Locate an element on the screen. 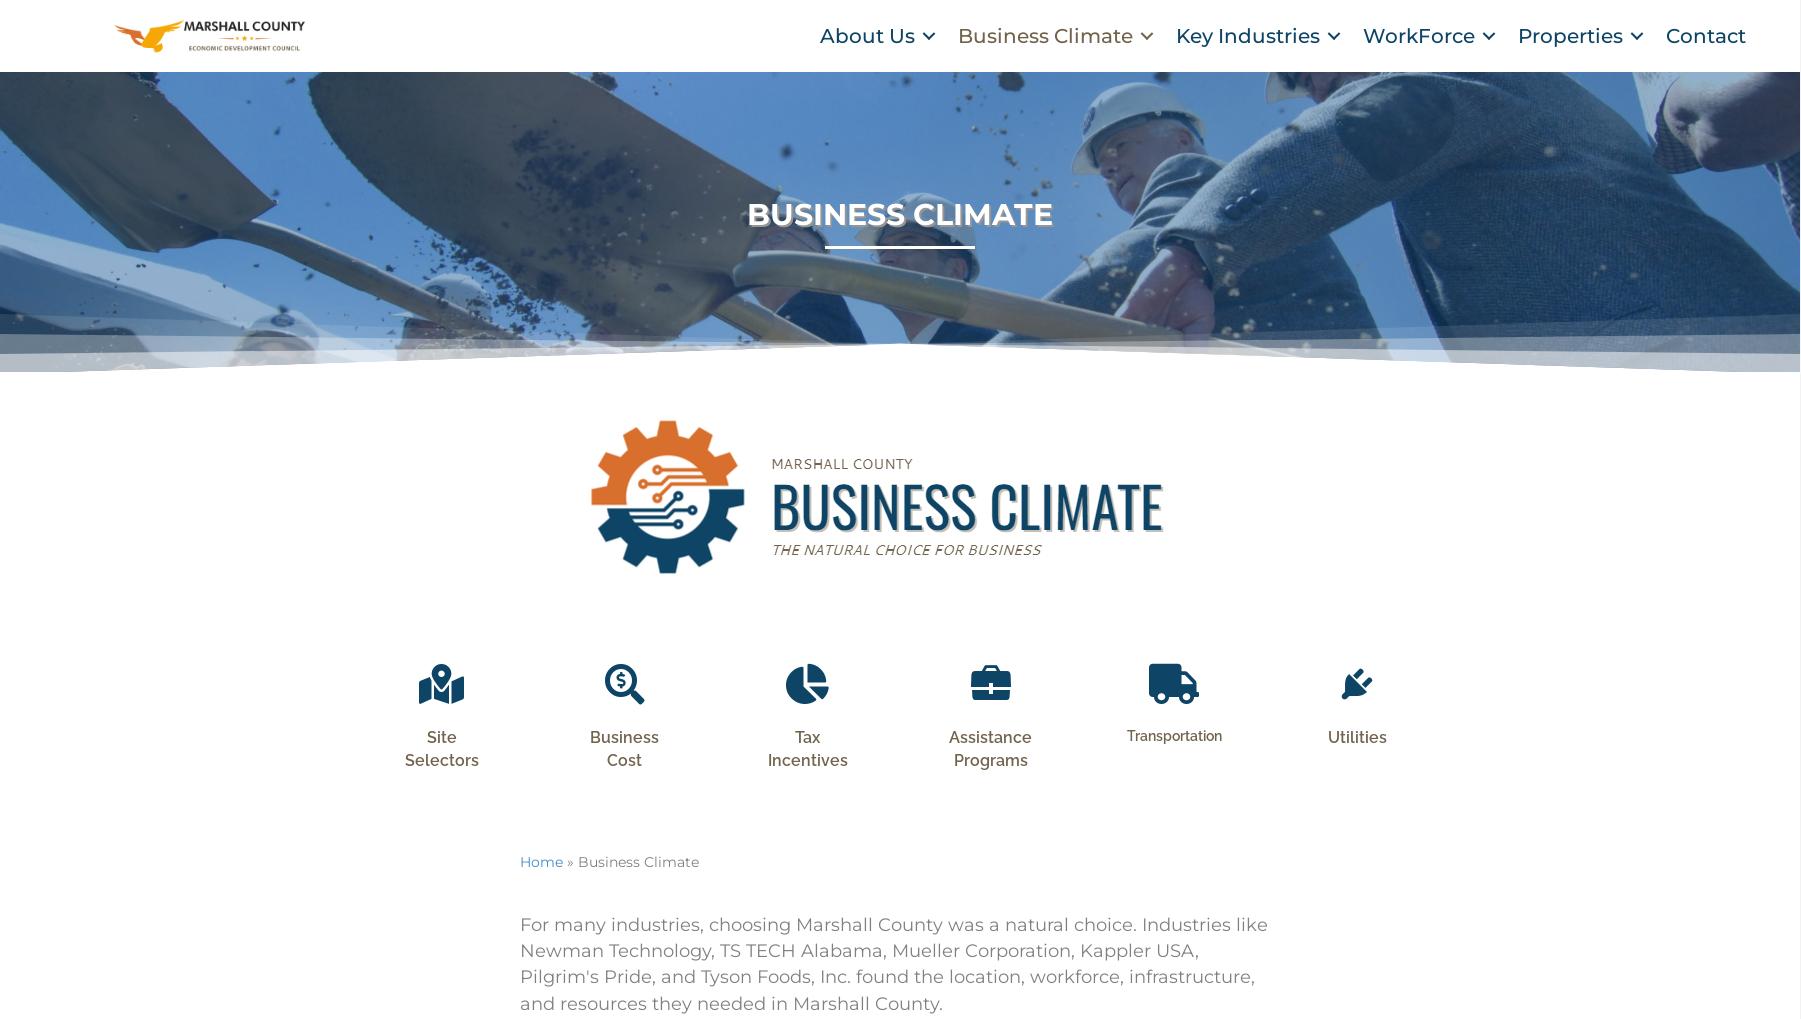 Image resolution: width=1801 pixels, height=1019 pixels. 'WorkForce' is located at coordinates (1418, 49).